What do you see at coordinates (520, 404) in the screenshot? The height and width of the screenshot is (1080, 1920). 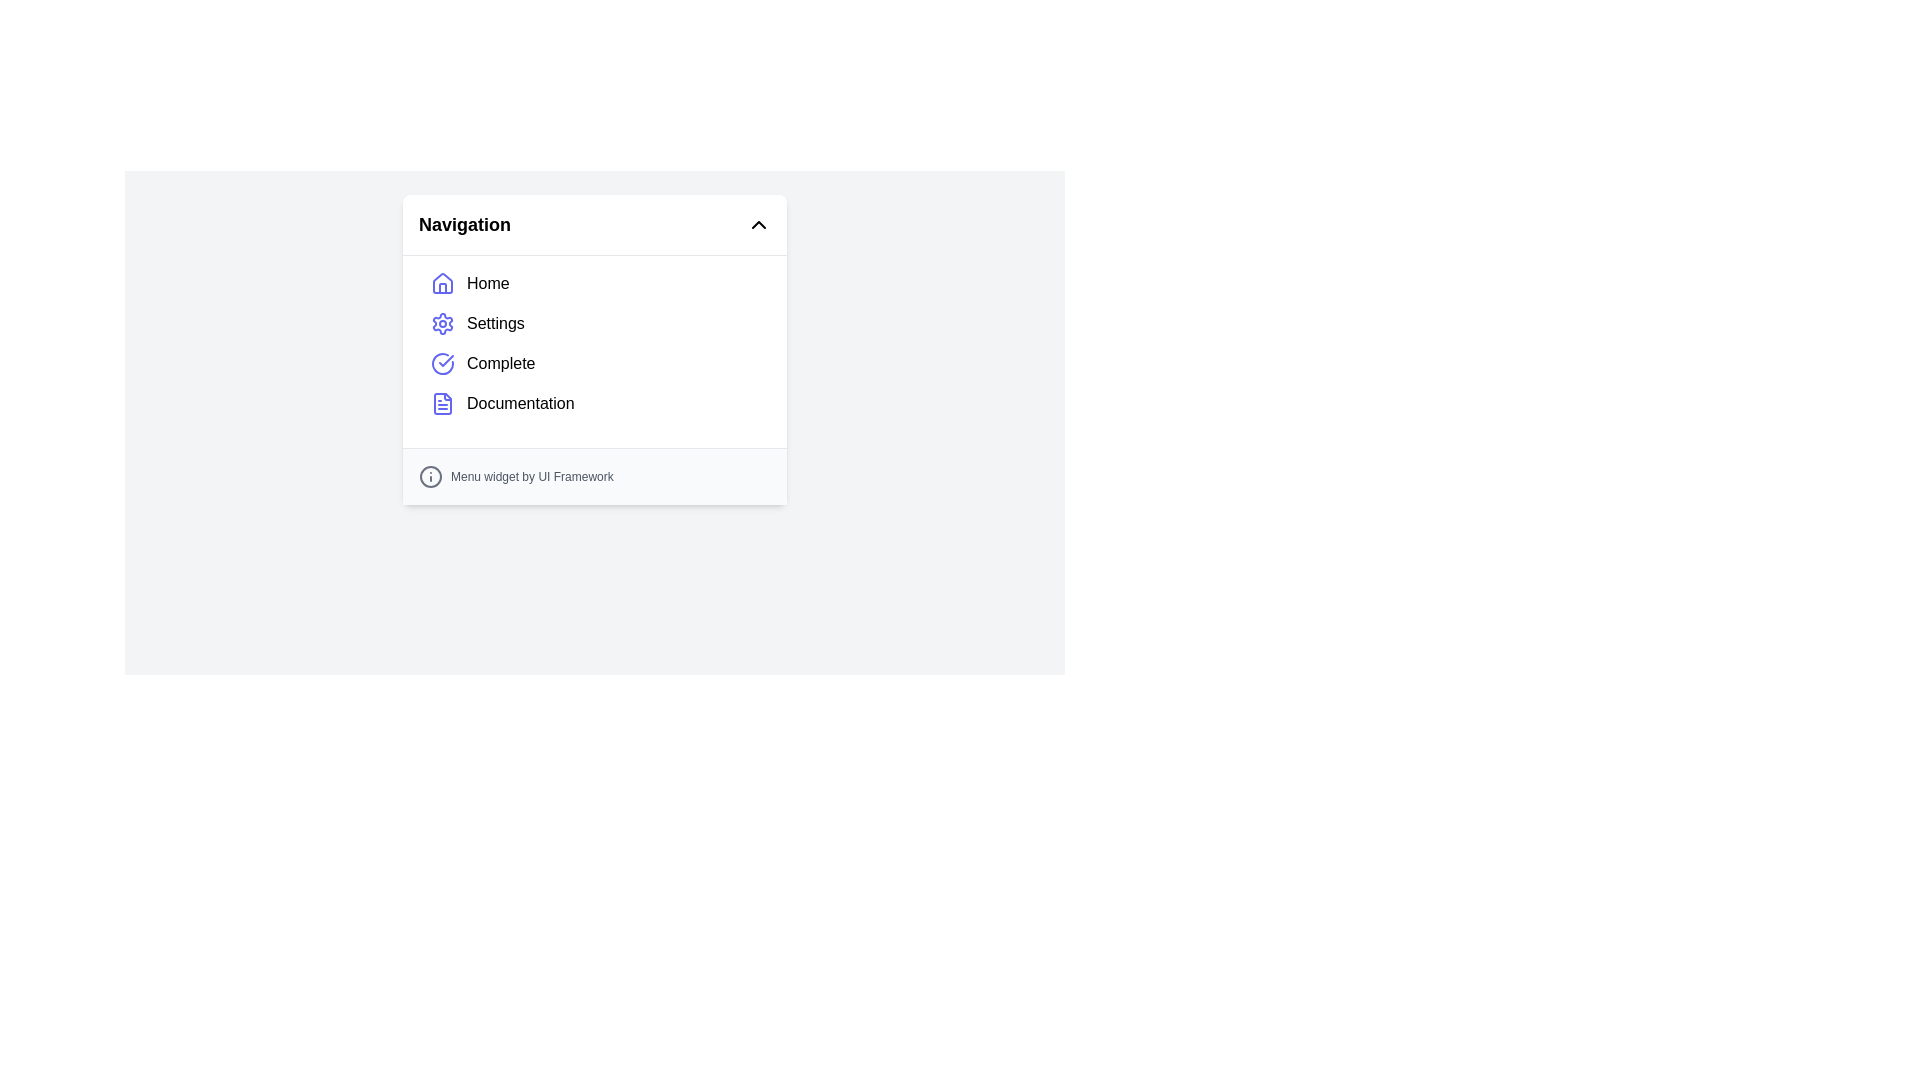 I see `the 'Documentation' text label in the vertical menu list` at bounding box center [520, 404].